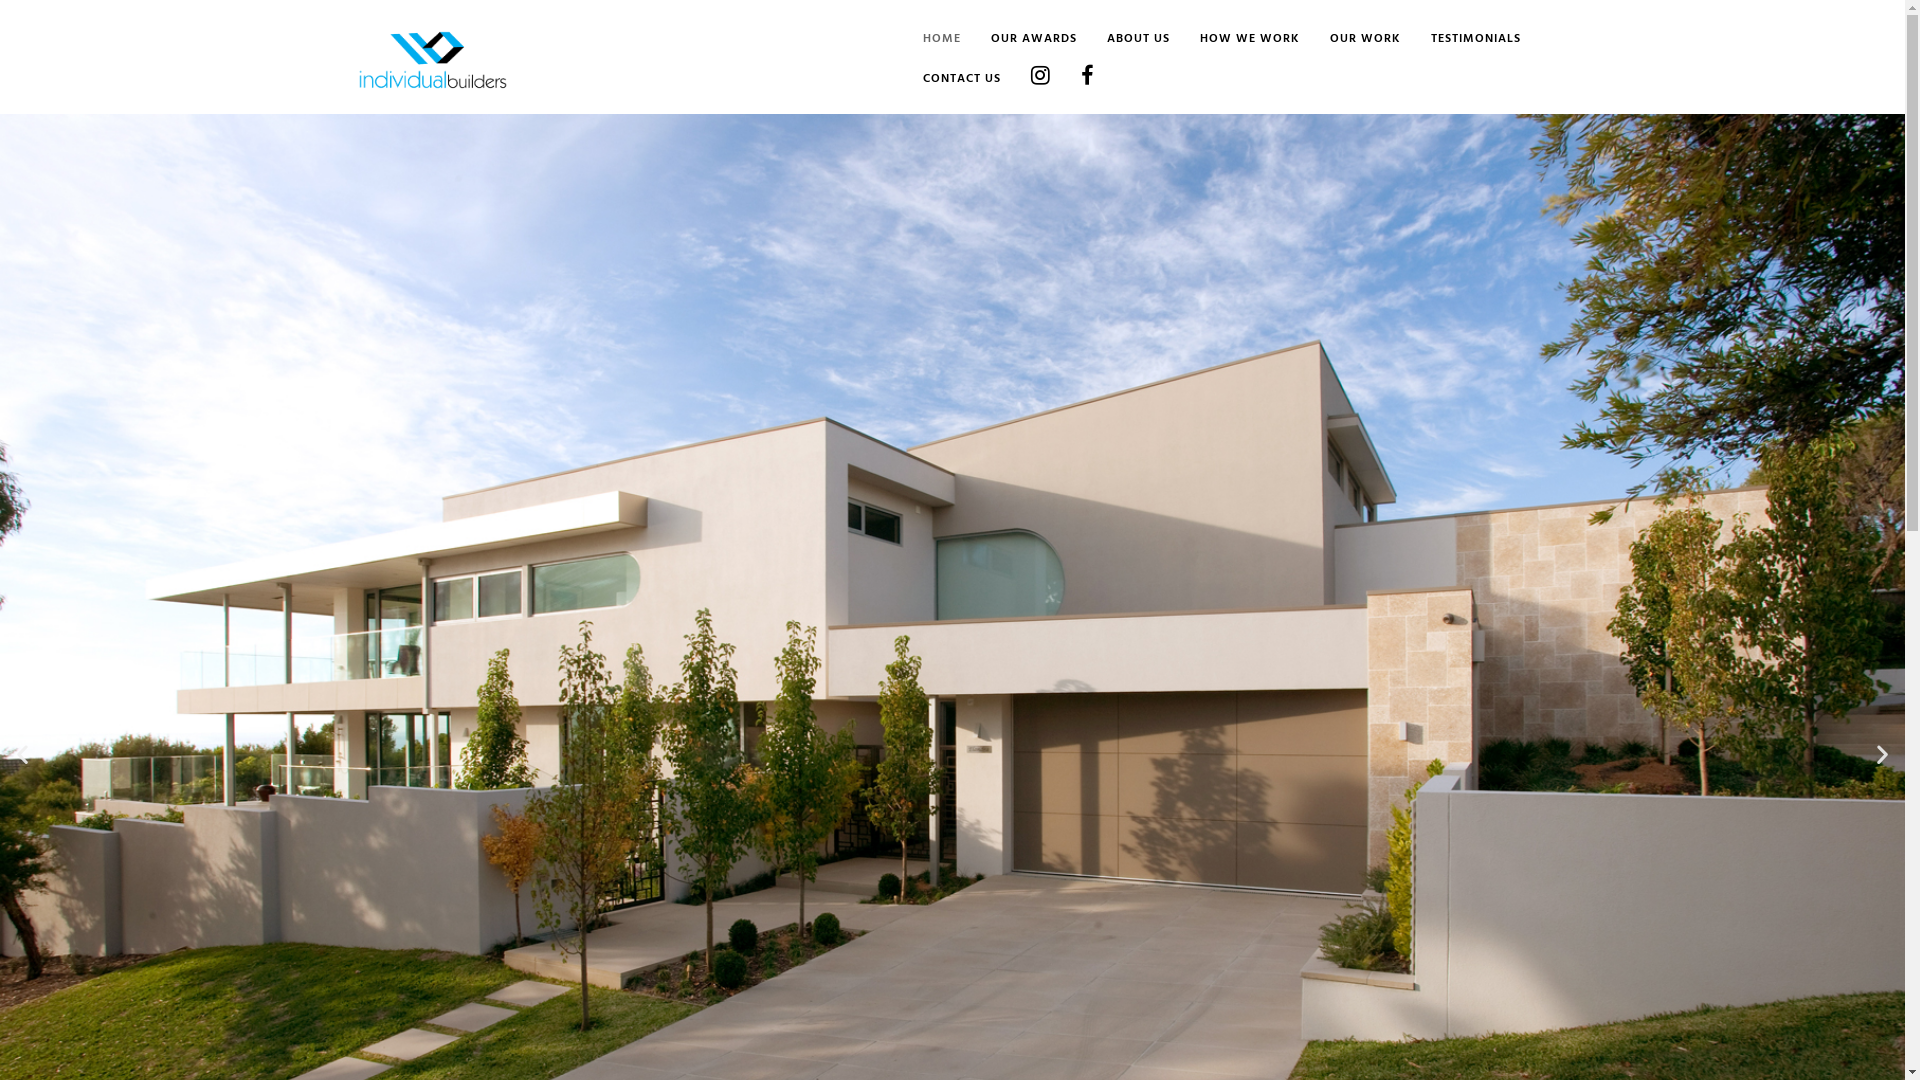 This screenshot has width=1920, height=1080. What do you see at coordinates (1459, 39) in the screenshot?
I see `'TESTIMONIALS'` at bounding box center [1459, 39].